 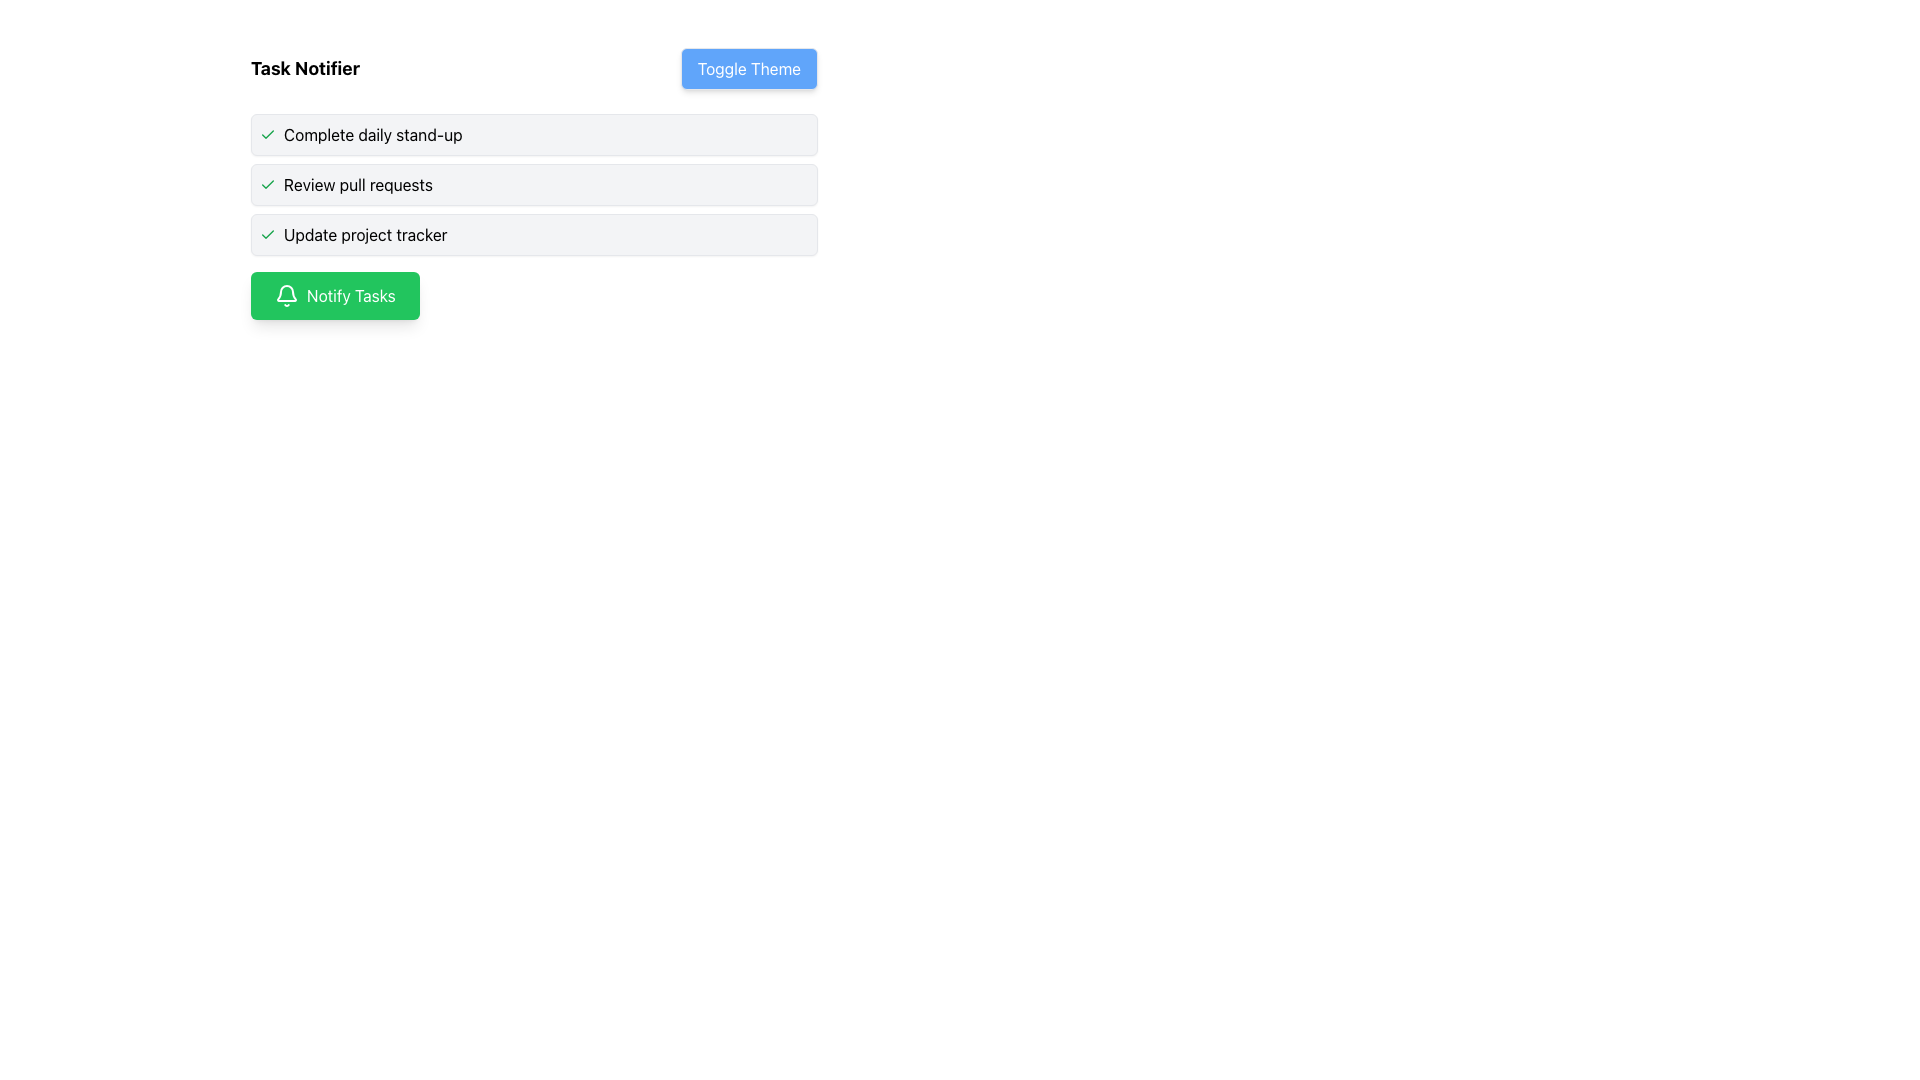 I want to click on text displayed on the 'Notify Tasks' label, which is located within a green button at the lower part of the interface, so click(x=351, y=296).